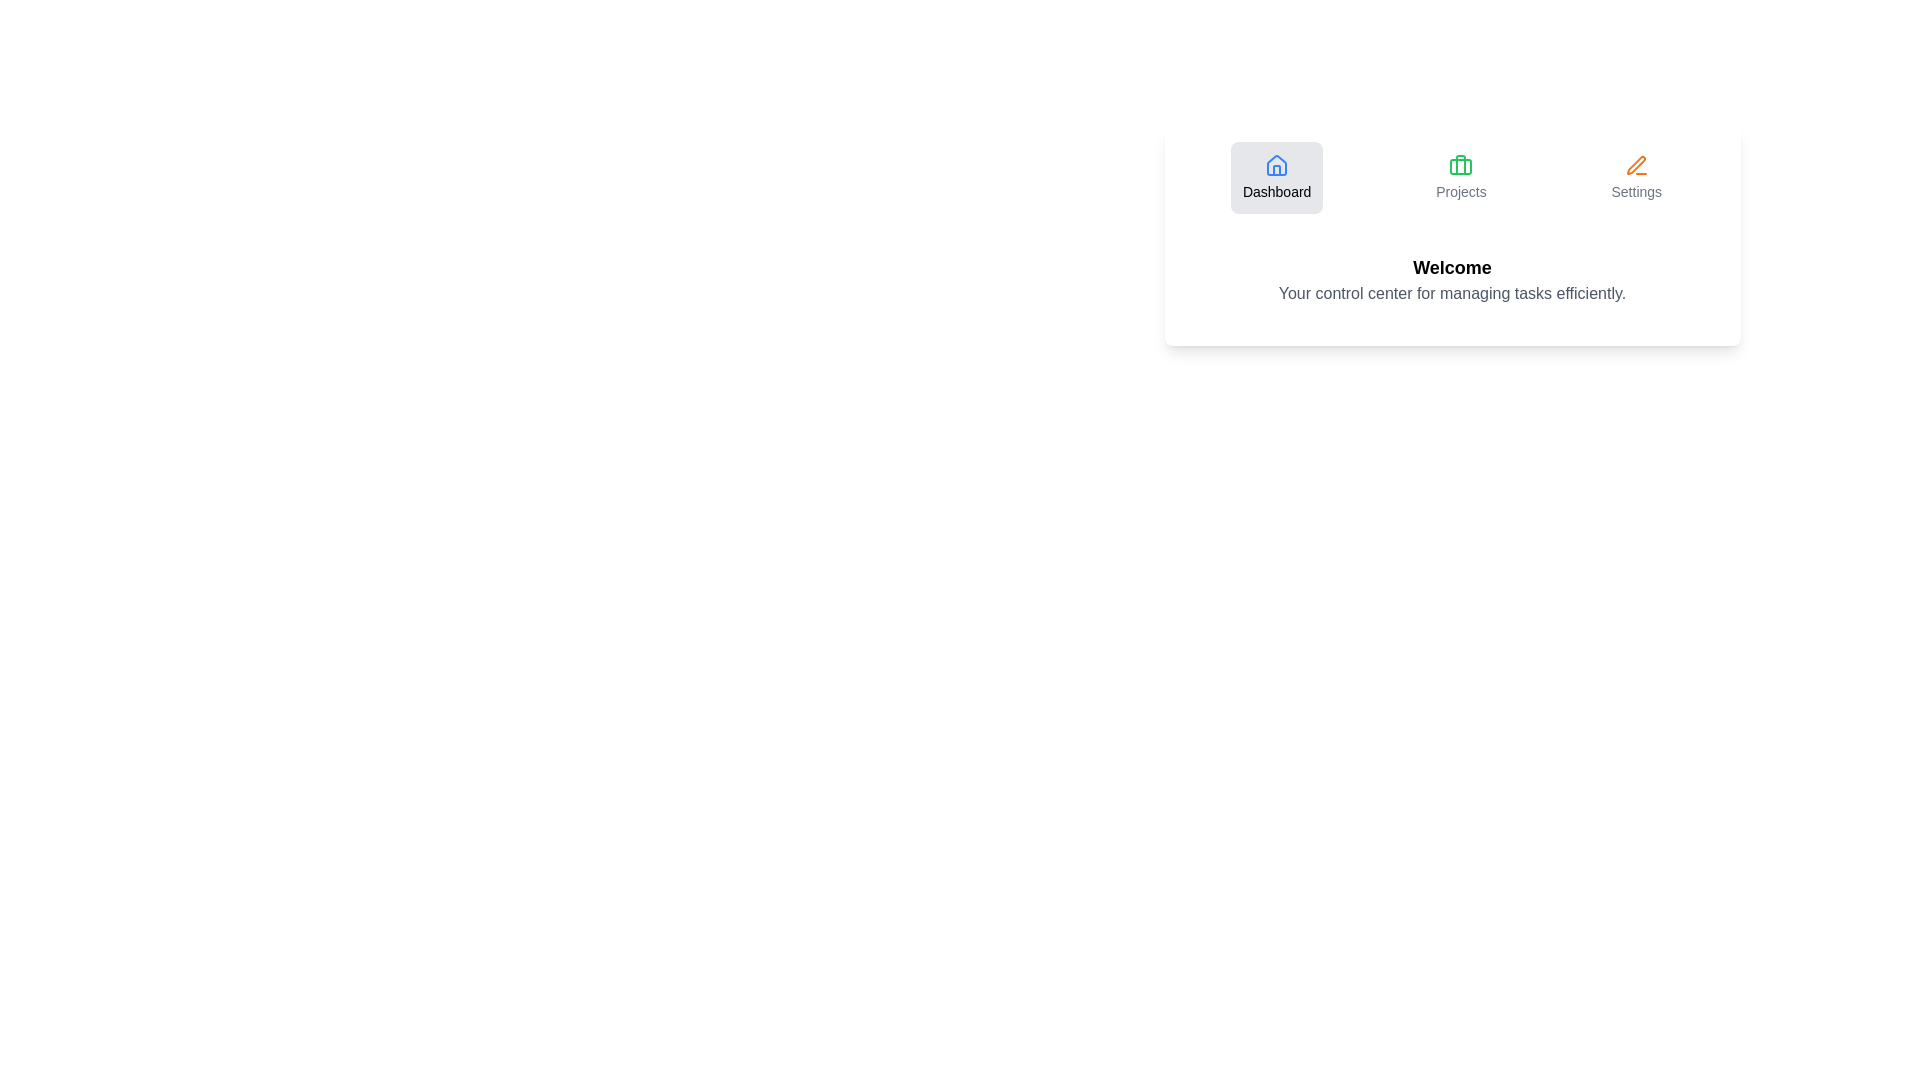 The image size is (1920, 1080). I want to click on the Dashboard tab, so click(1276, 176).